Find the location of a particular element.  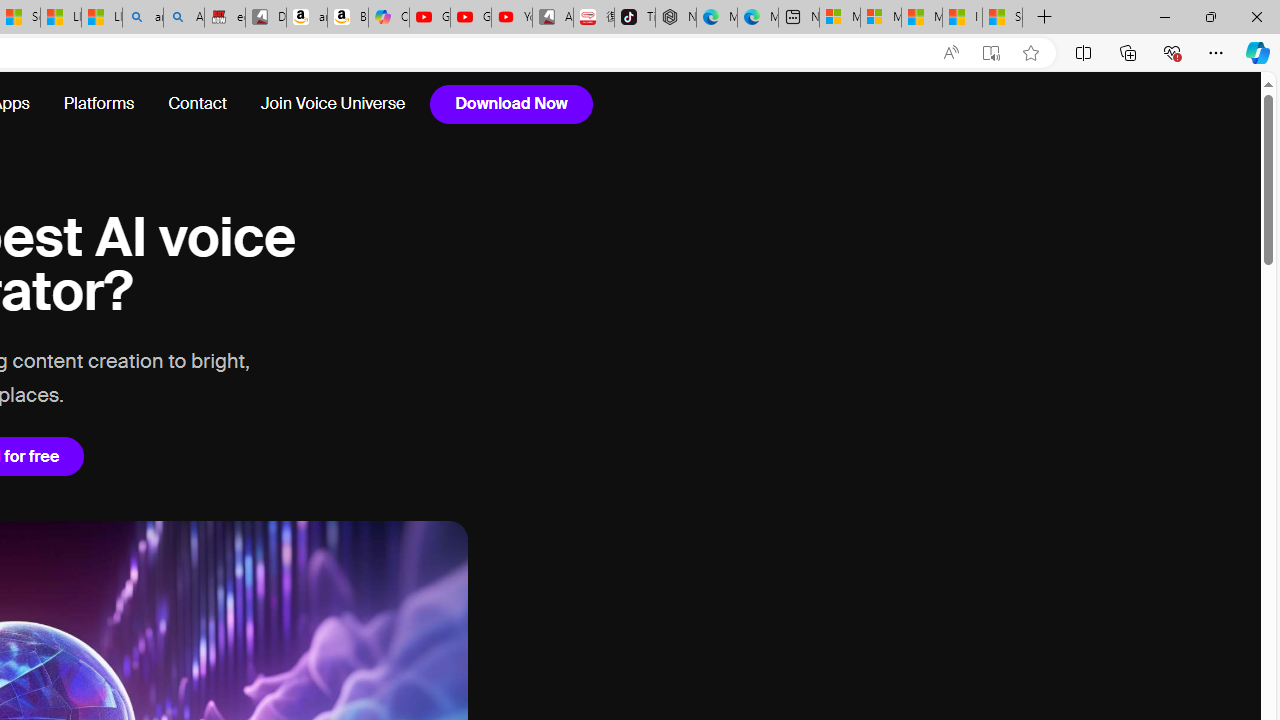

'Enter Immersive Reader (F9)' is located at coordinates (991, 52).